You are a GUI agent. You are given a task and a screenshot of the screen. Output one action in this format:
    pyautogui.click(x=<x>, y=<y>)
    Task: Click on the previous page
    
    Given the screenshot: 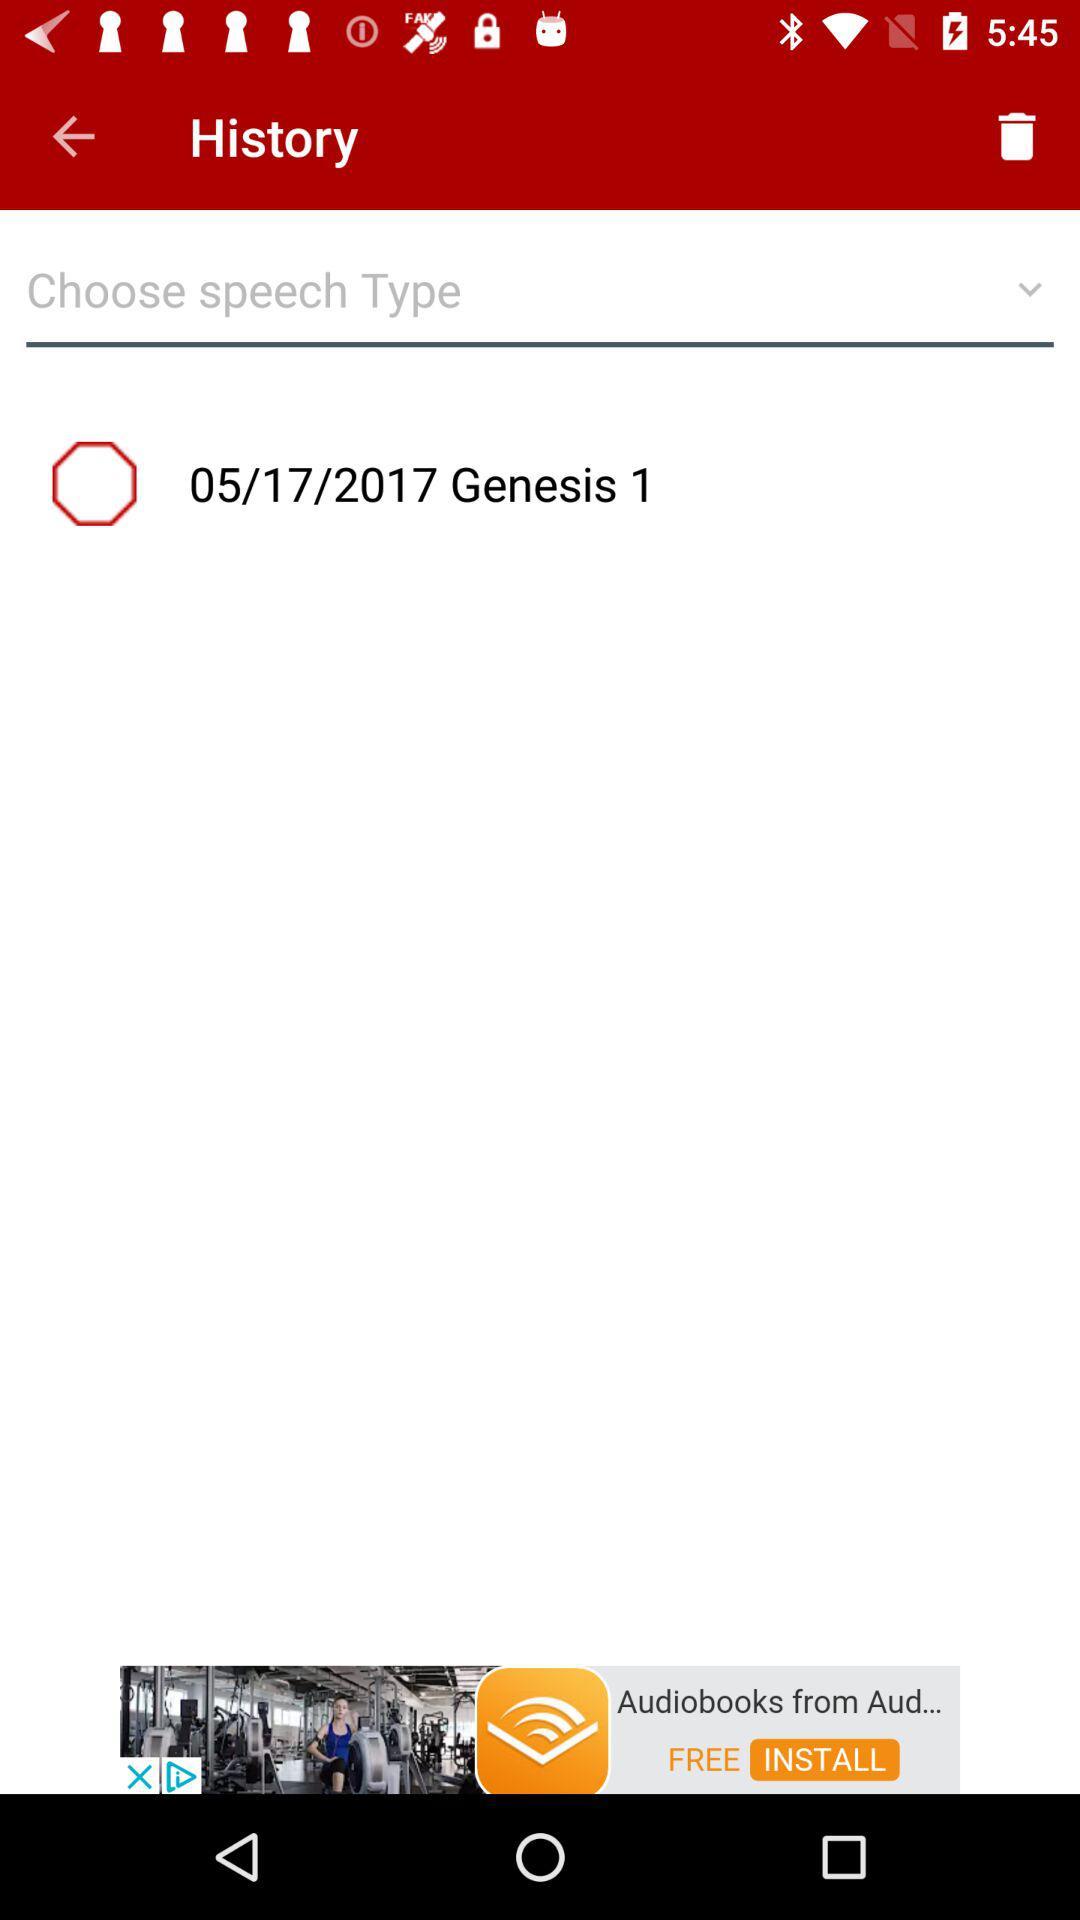 What is the action you would take?
    pyautogui.click(x=72, y=135)
    